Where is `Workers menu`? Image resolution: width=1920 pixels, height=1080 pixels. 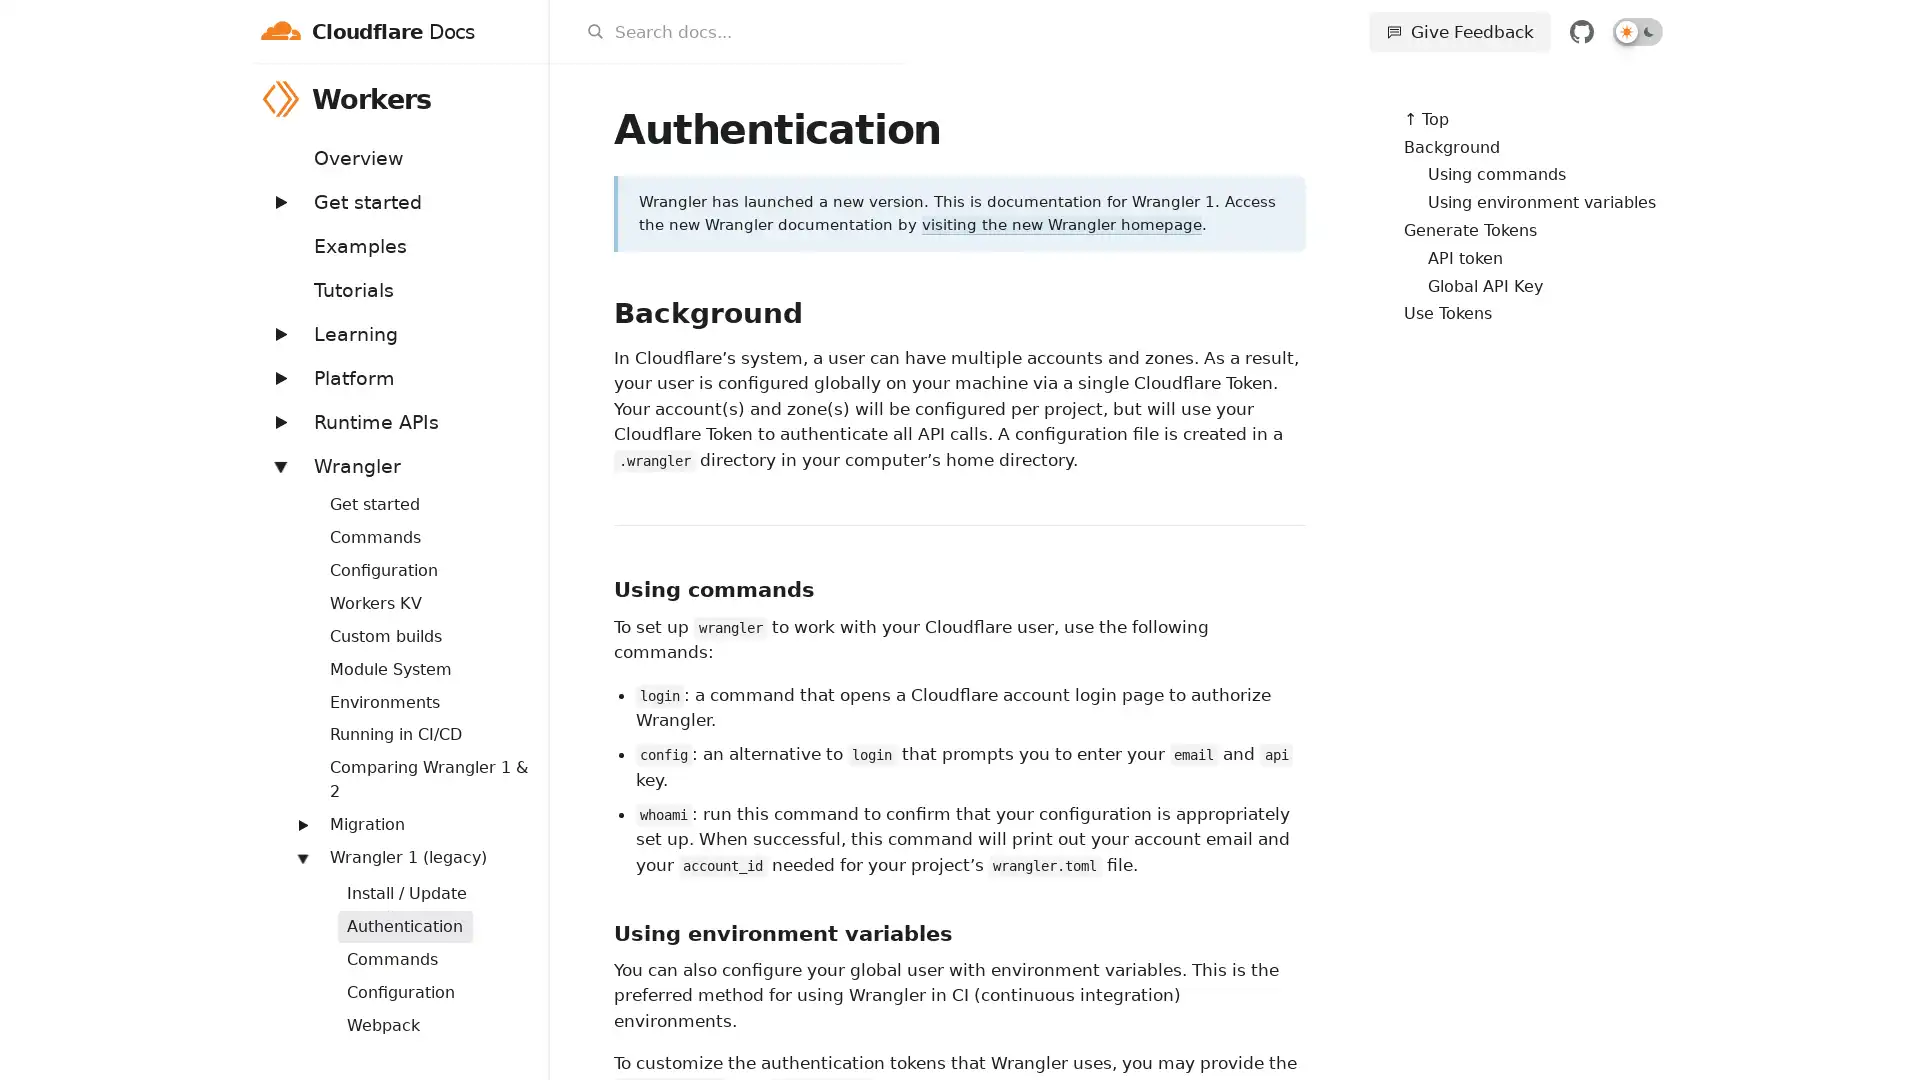
Workers menu is located at coordinates (522, 98).